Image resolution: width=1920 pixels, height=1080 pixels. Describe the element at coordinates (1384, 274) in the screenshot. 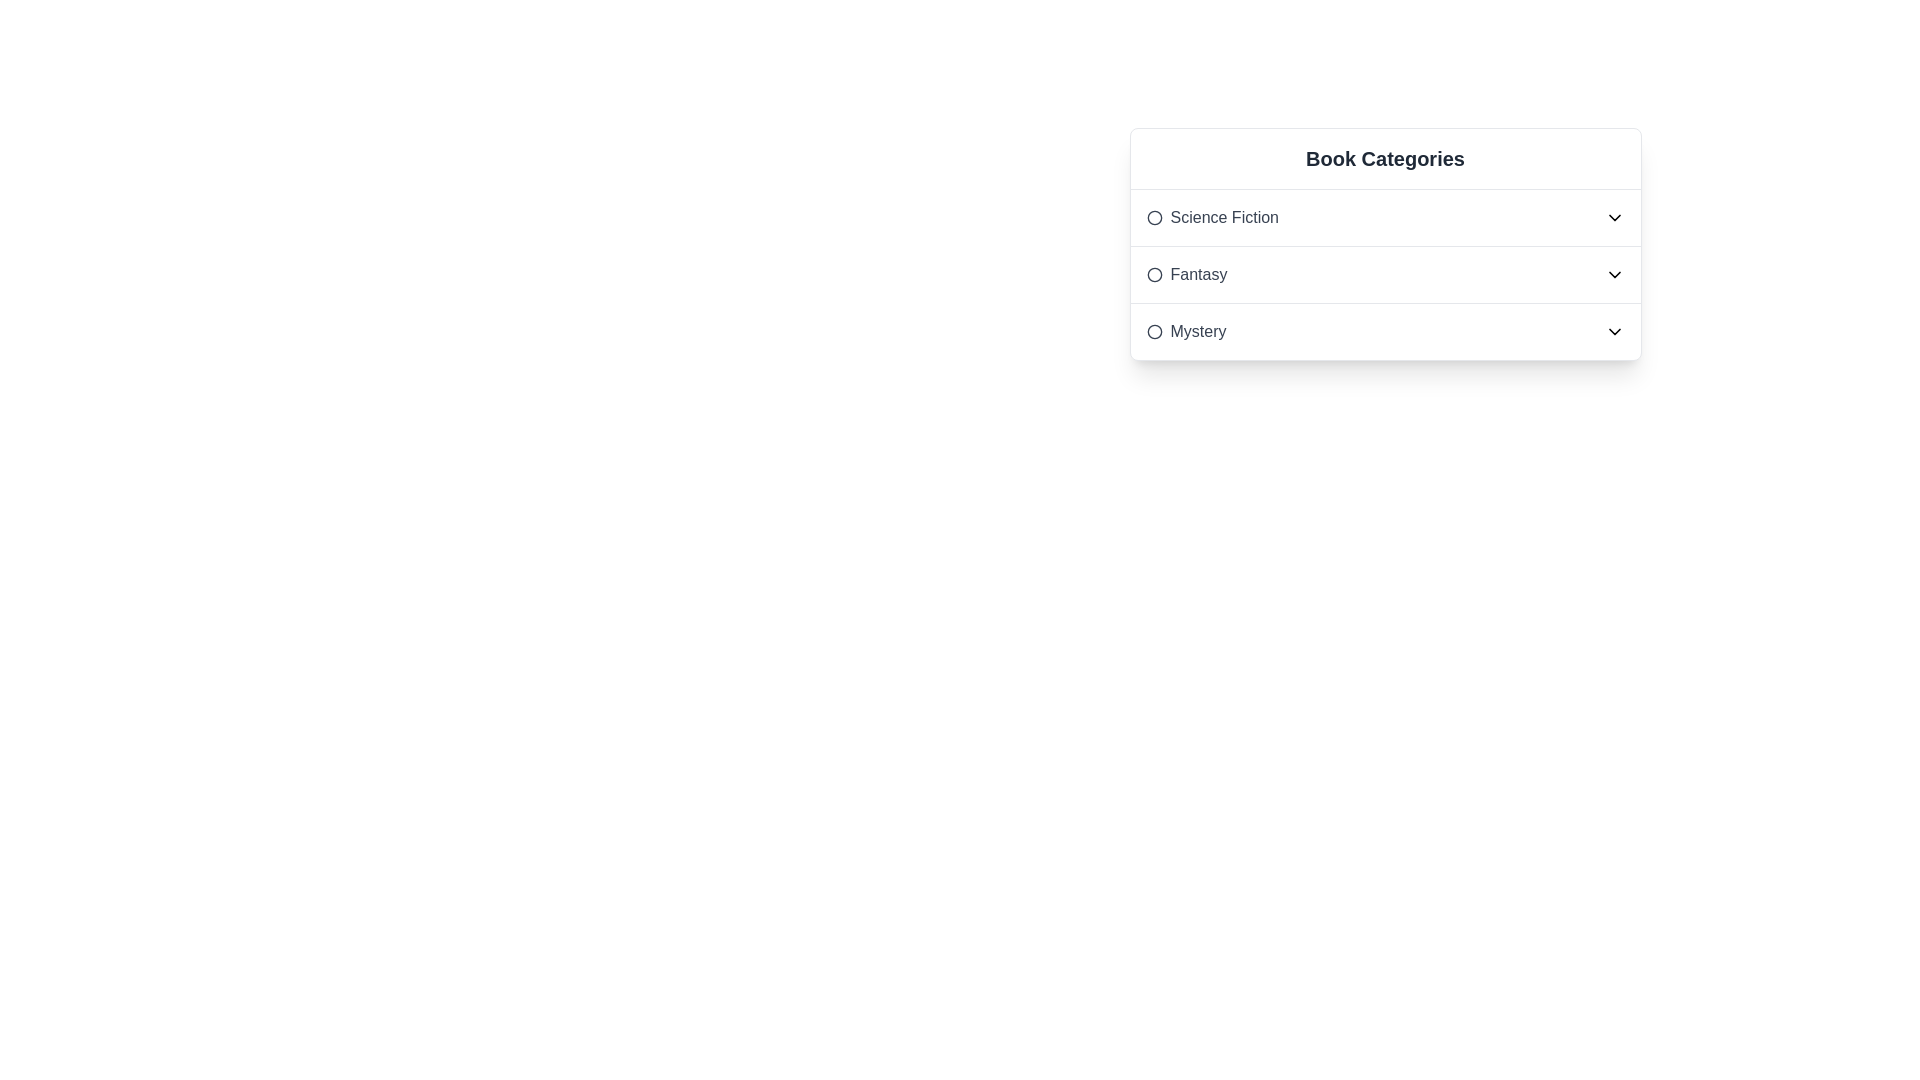

I see `the second row in the dropdown menu titled 'Book Categories'` at that location.